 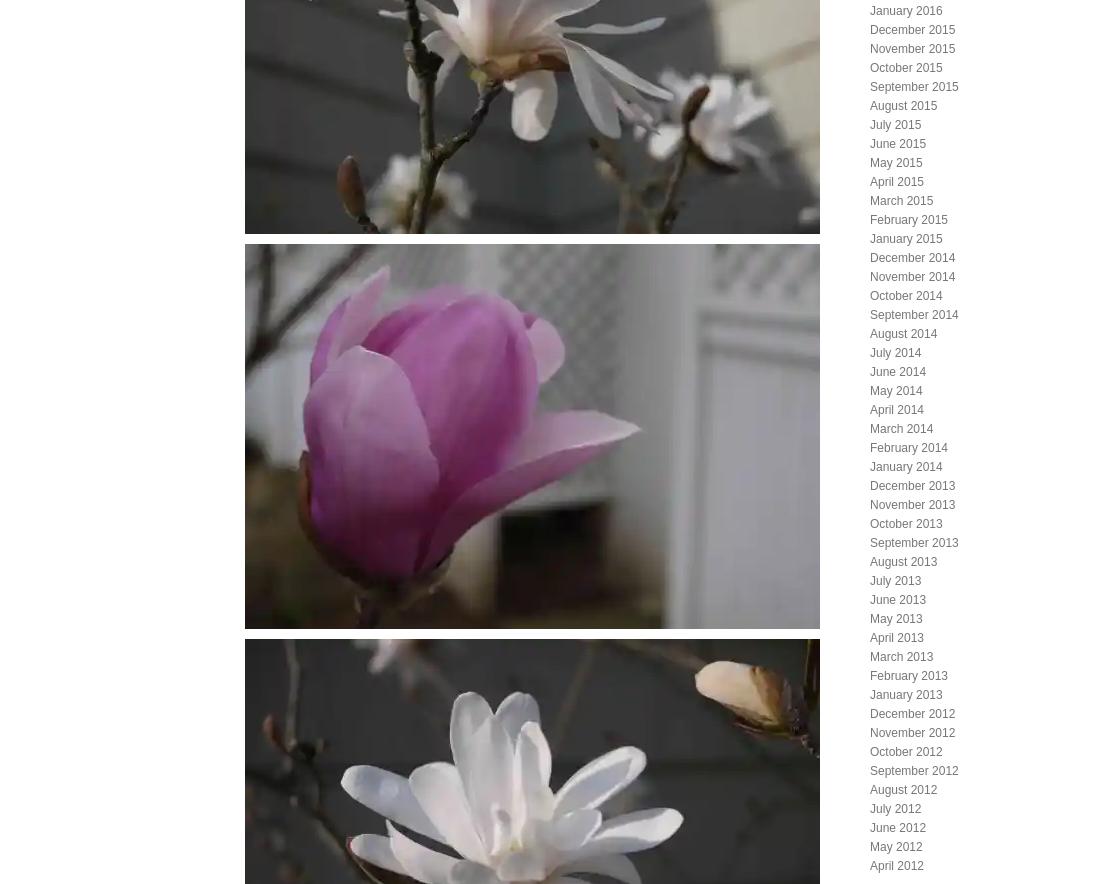 What do you see at coordinates (901, 428) in the screenshot?
I see `'March 2014'` at bounding box center [901, 428].